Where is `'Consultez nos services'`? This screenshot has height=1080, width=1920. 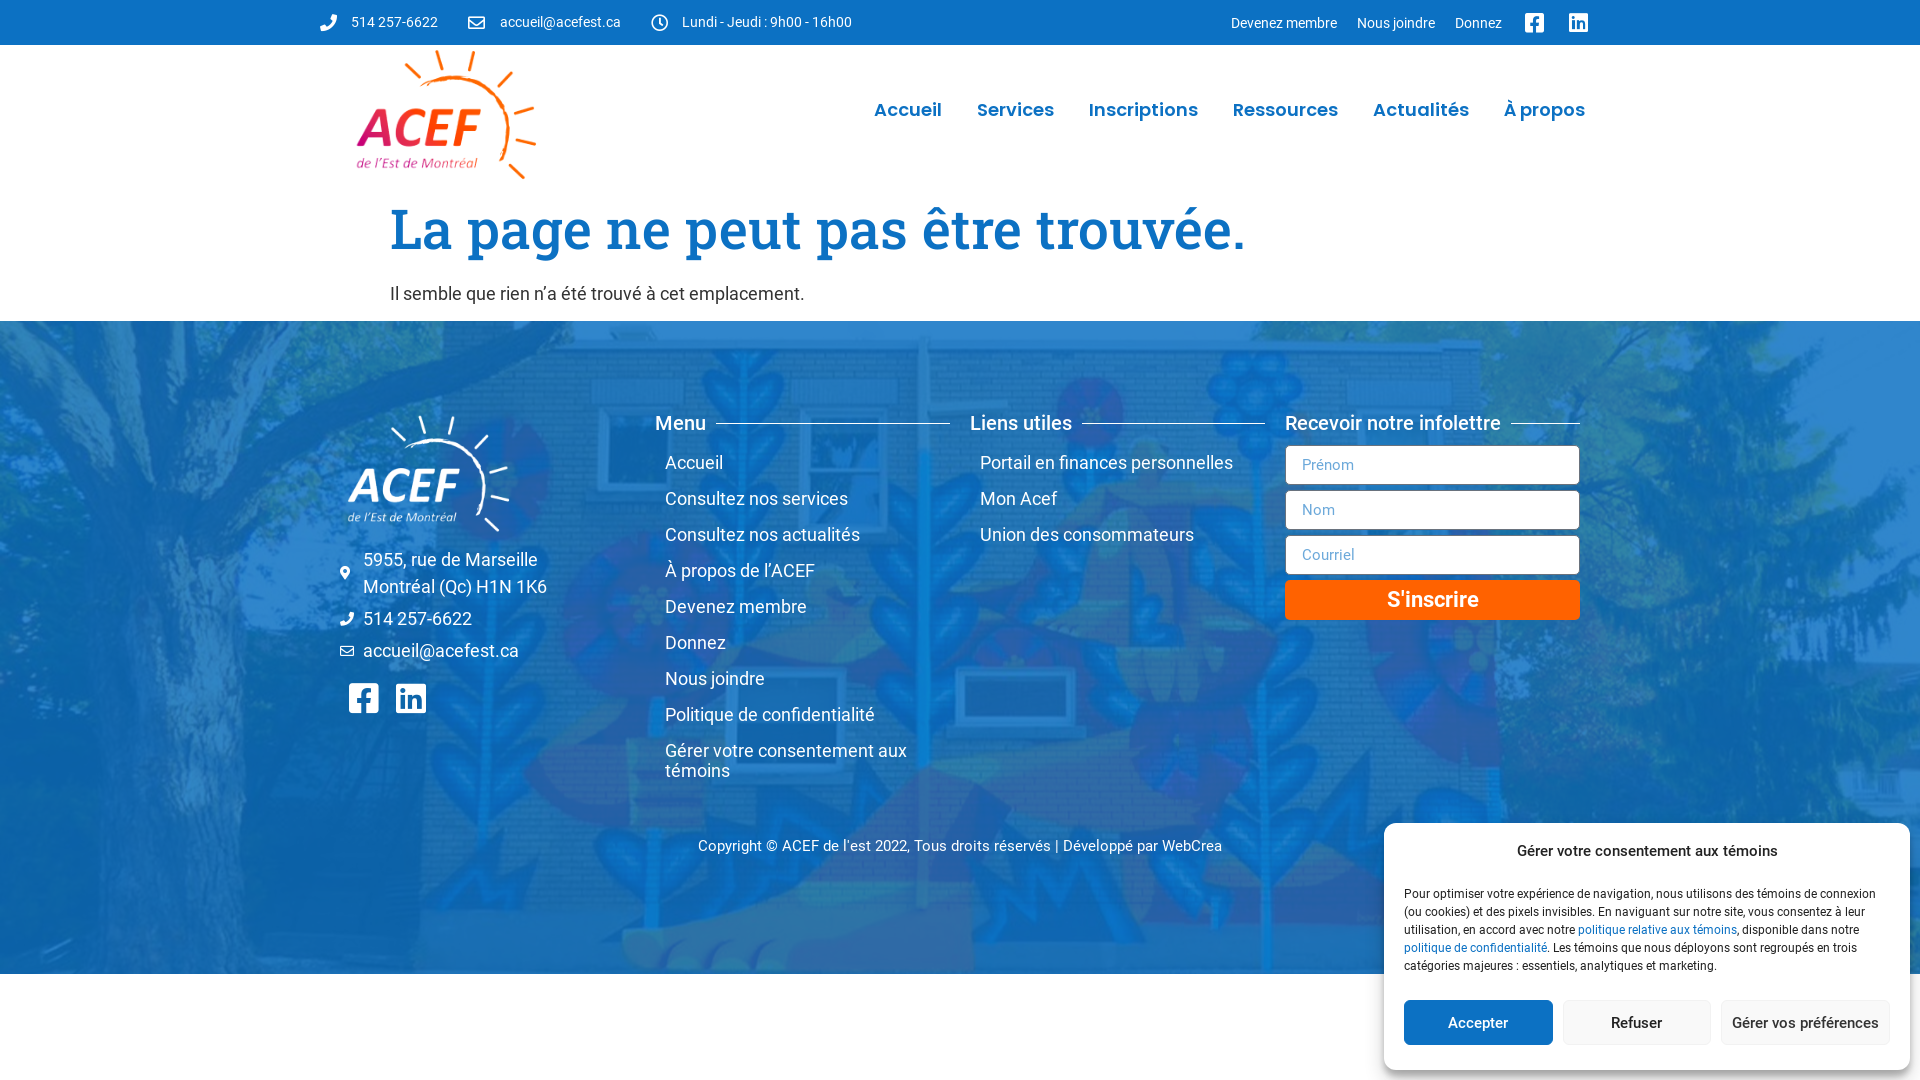 'Consultez nos services' is located at coordinates (654, 497).